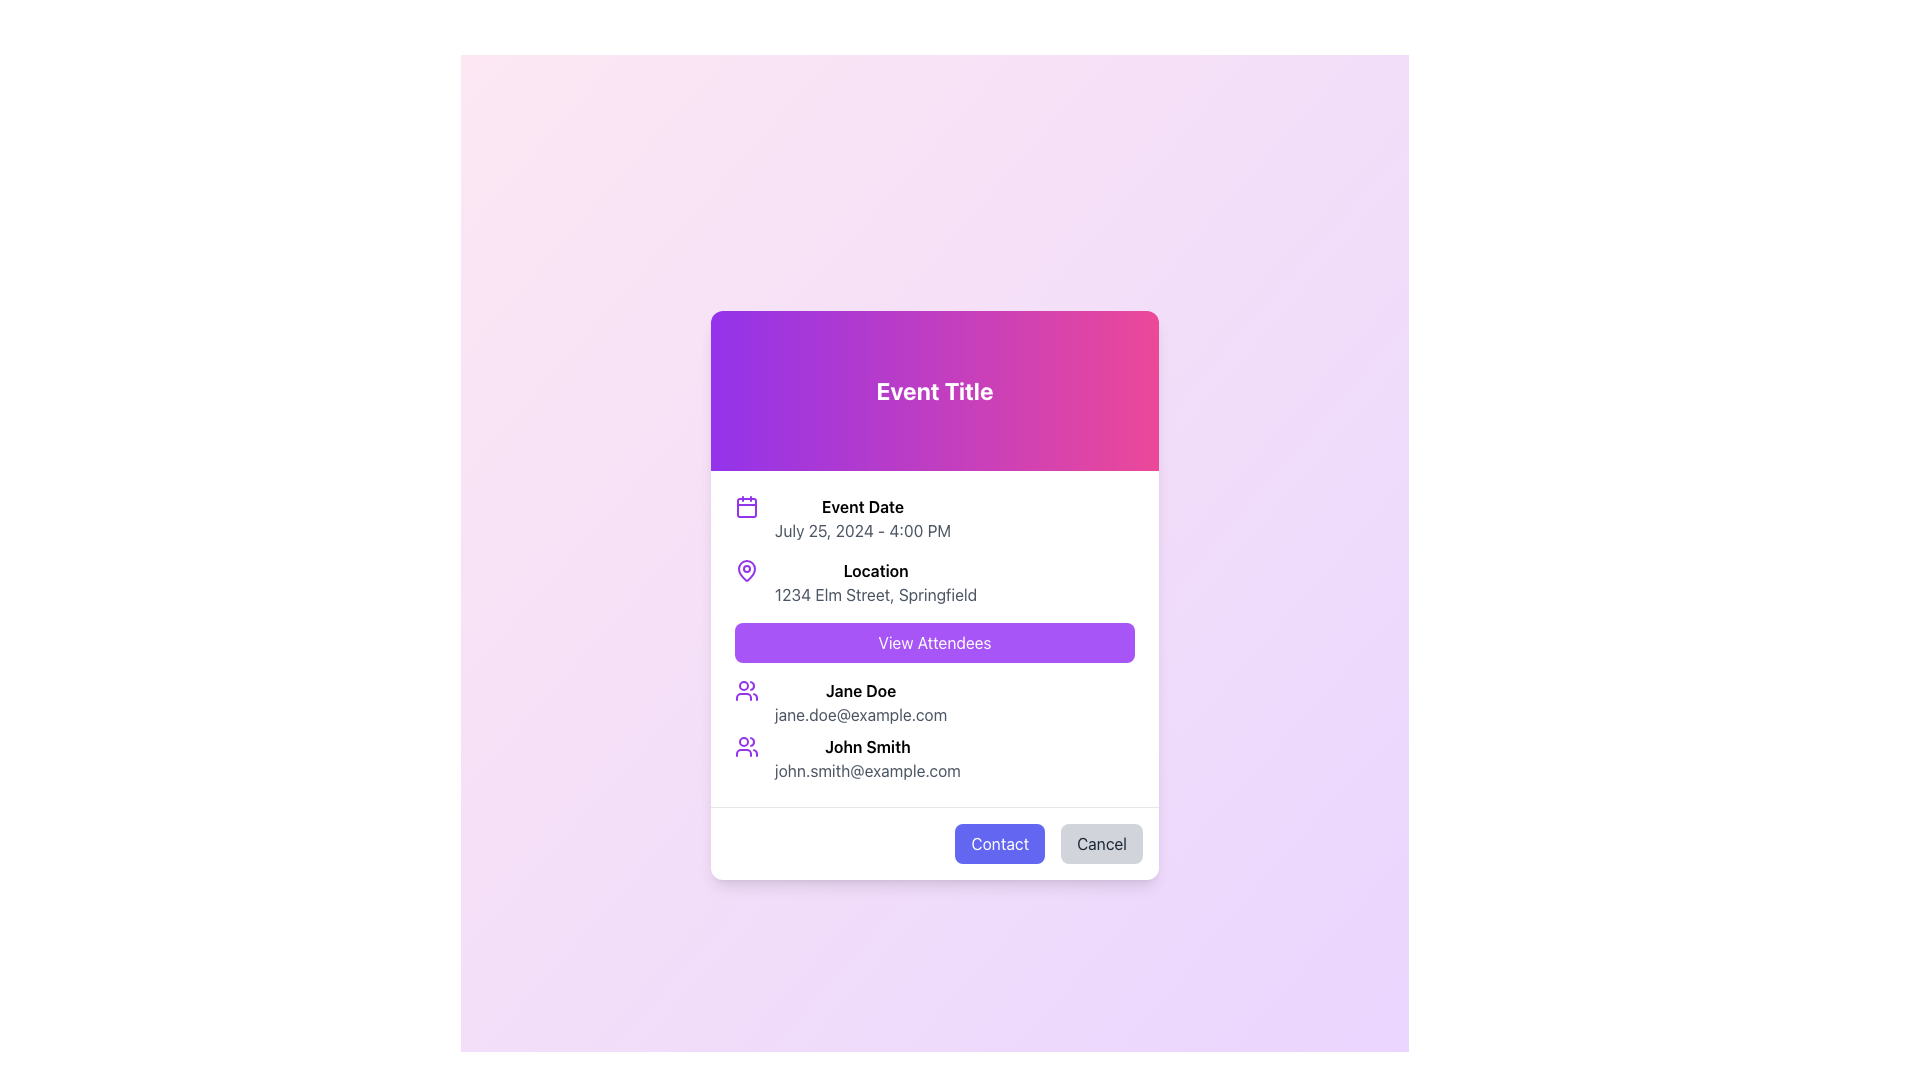 Image resolution: width=1920 pixels, height=1080 pixels. I want to click on the text element displaying '1234 Elm Street, Springfield', which is styled in a gray font and positioned below the 'Location' text, so click(876, 593).